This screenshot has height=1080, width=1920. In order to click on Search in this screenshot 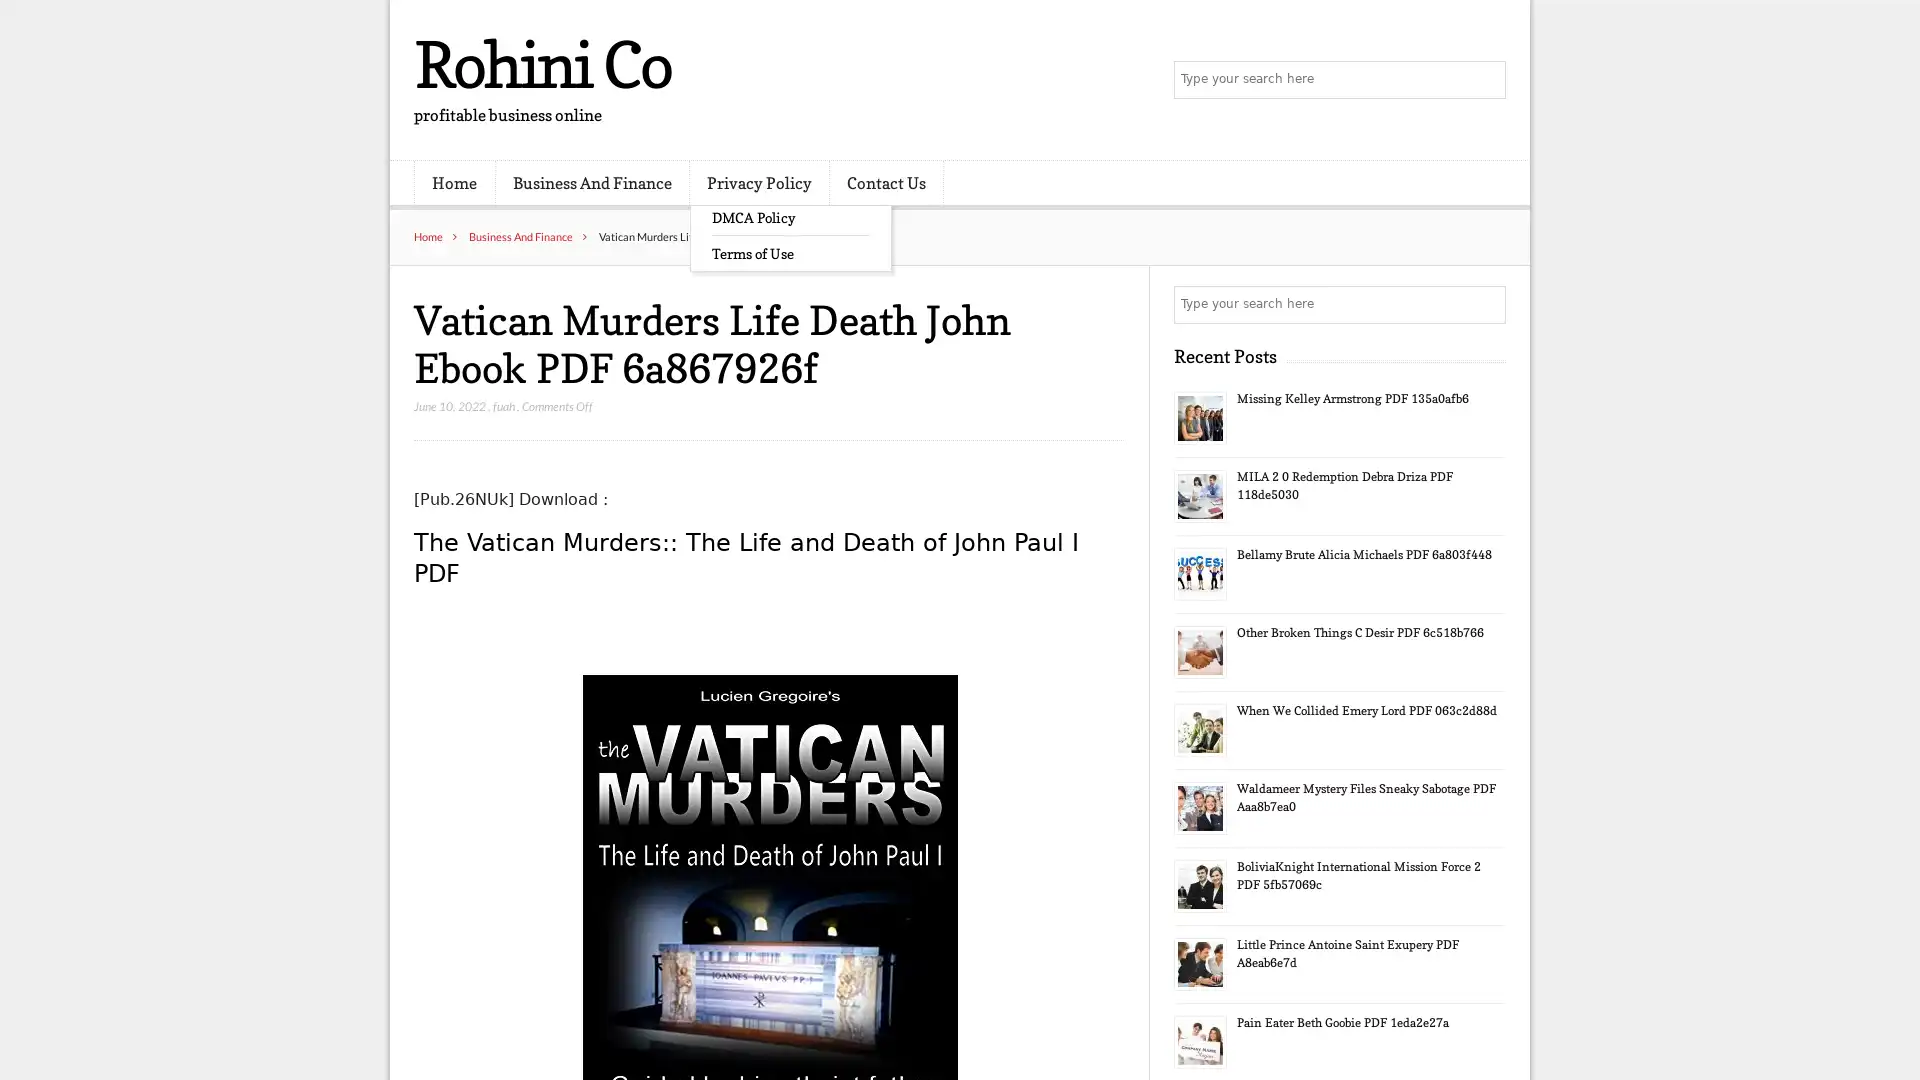, I will do `click(1485, 304)`.